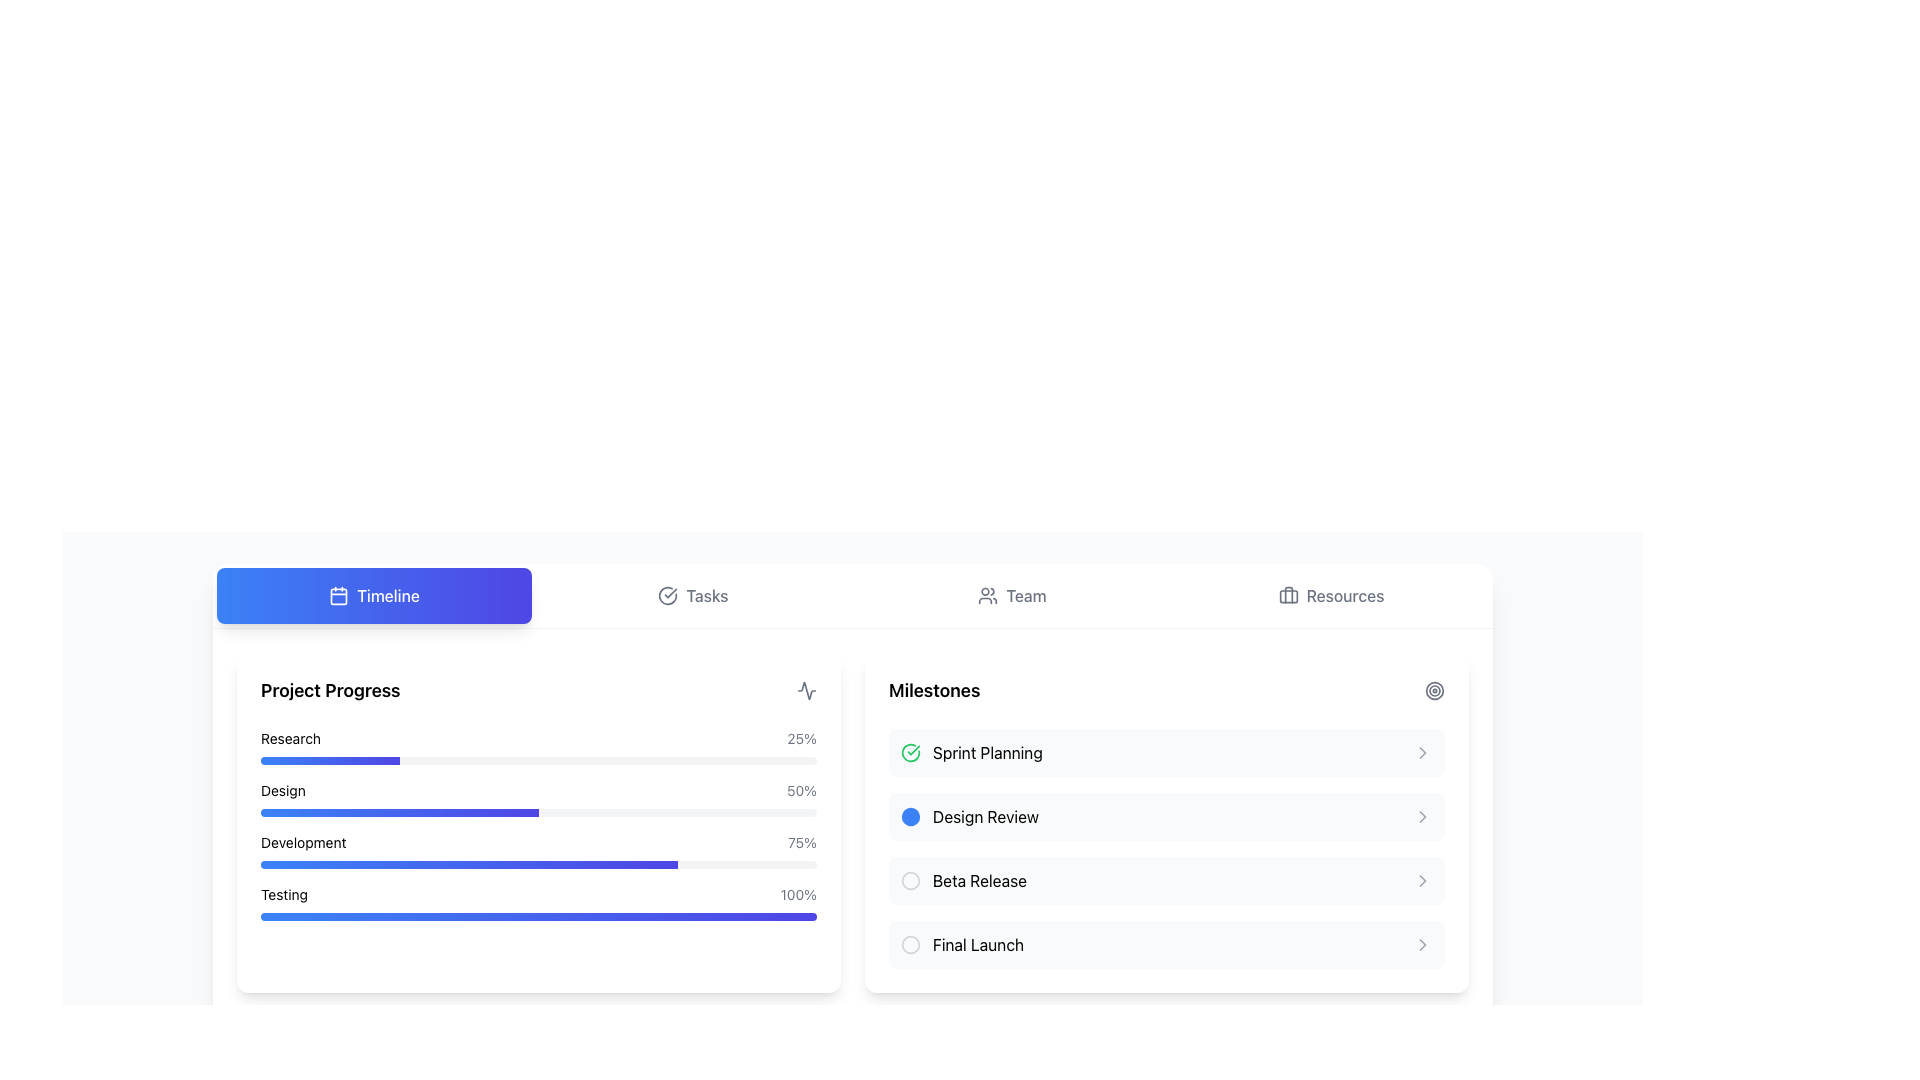 The image size is (1920, 1080). Describe the element at coordinates (330, 760) in the screenshot. I see `the first segment of the progress bar under the 'Research' label in the 'Project Progress' section, which visually indicates a quarter completion of the task` at that location.